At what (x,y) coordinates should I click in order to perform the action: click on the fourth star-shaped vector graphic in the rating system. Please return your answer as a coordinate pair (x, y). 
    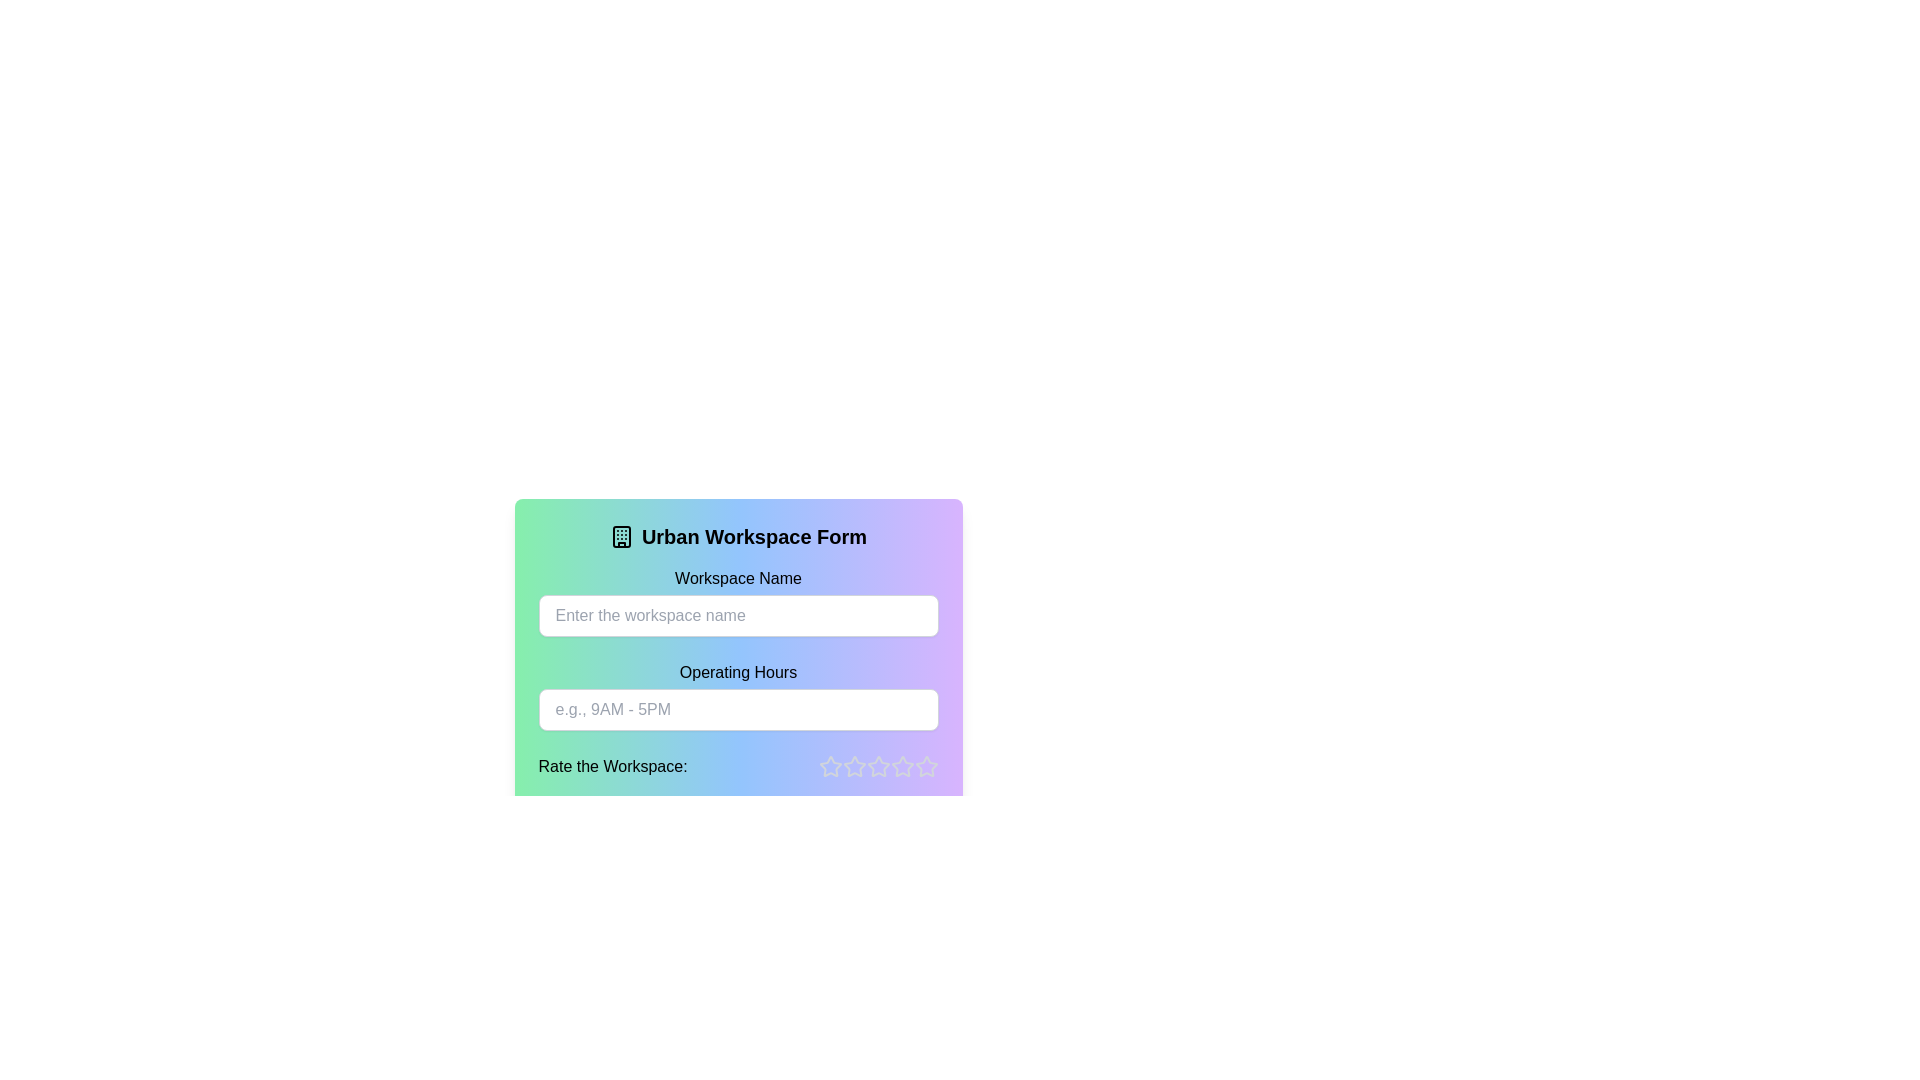
    Looking at the image, I should click on (901, 765).